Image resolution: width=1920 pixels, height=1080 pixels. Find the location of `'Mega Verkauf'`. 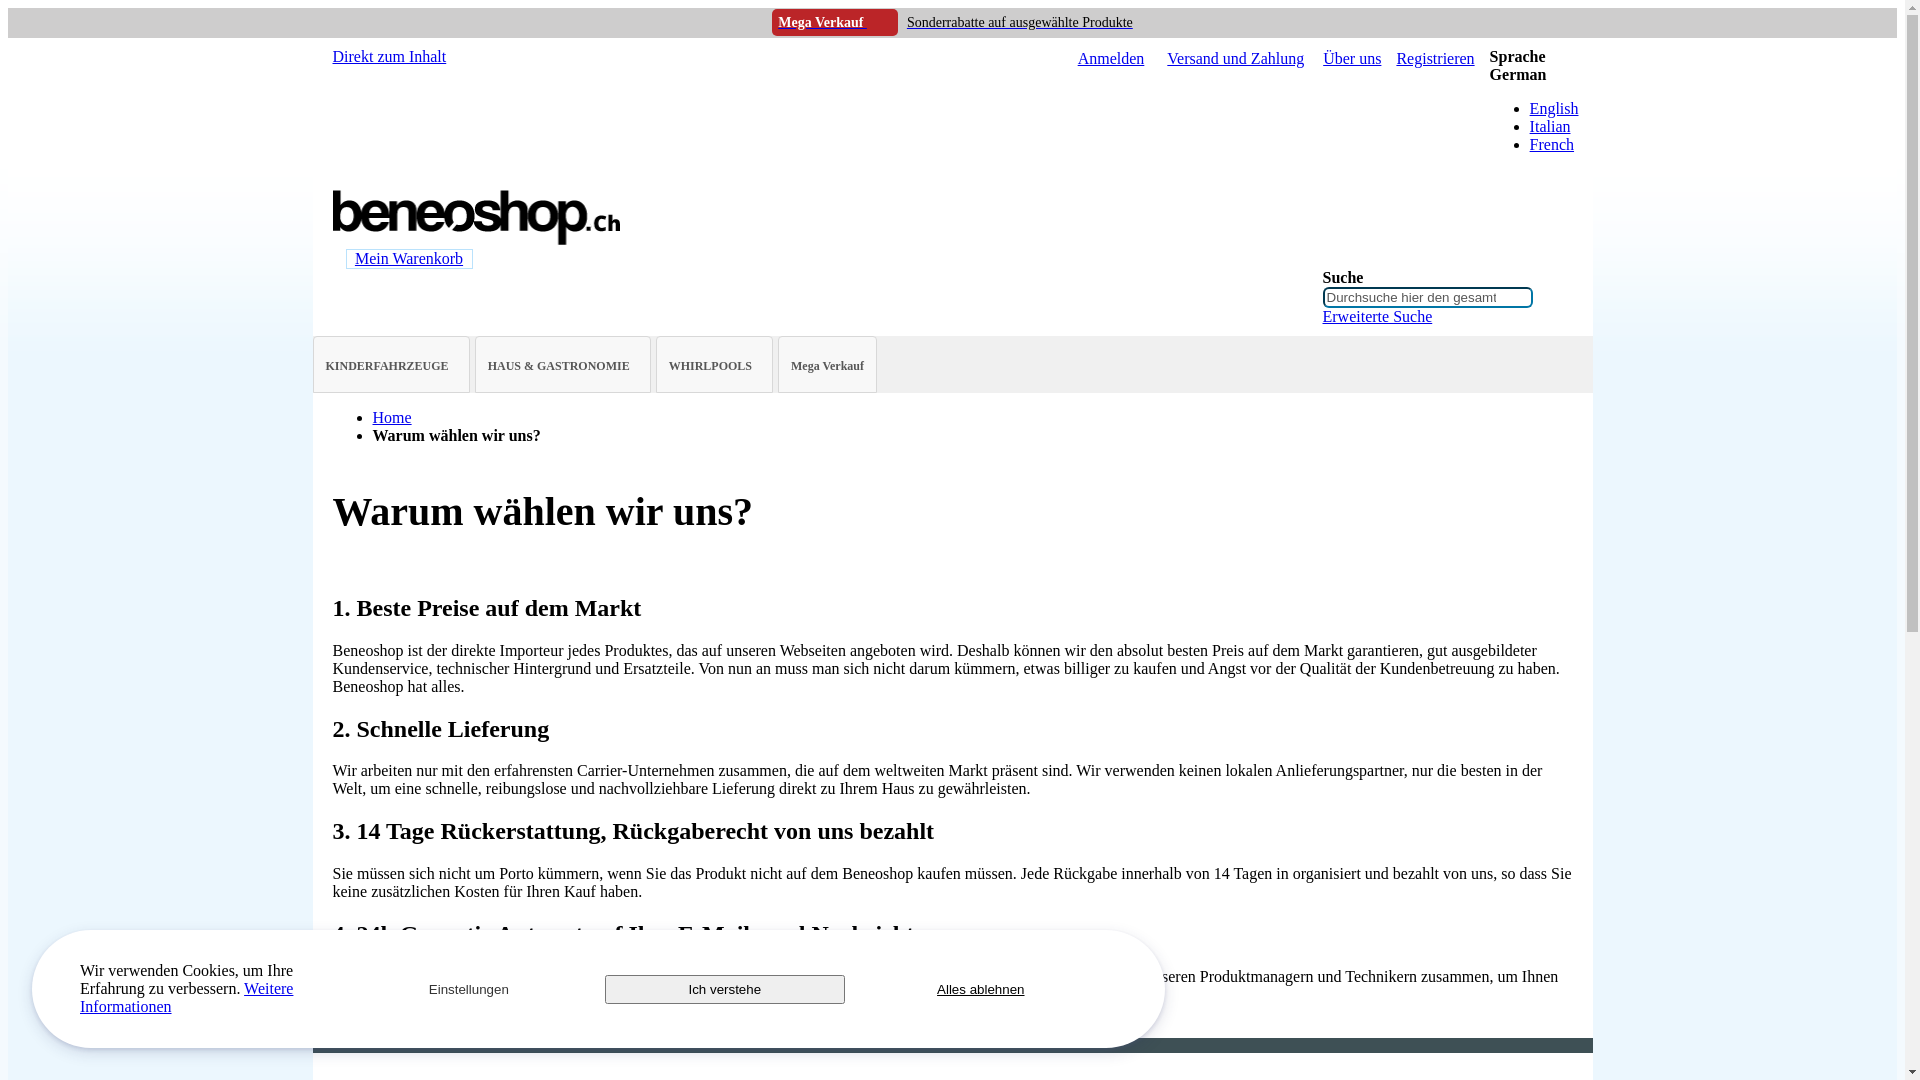

'Mega Verkauf' is located at coordinates (827, 366).